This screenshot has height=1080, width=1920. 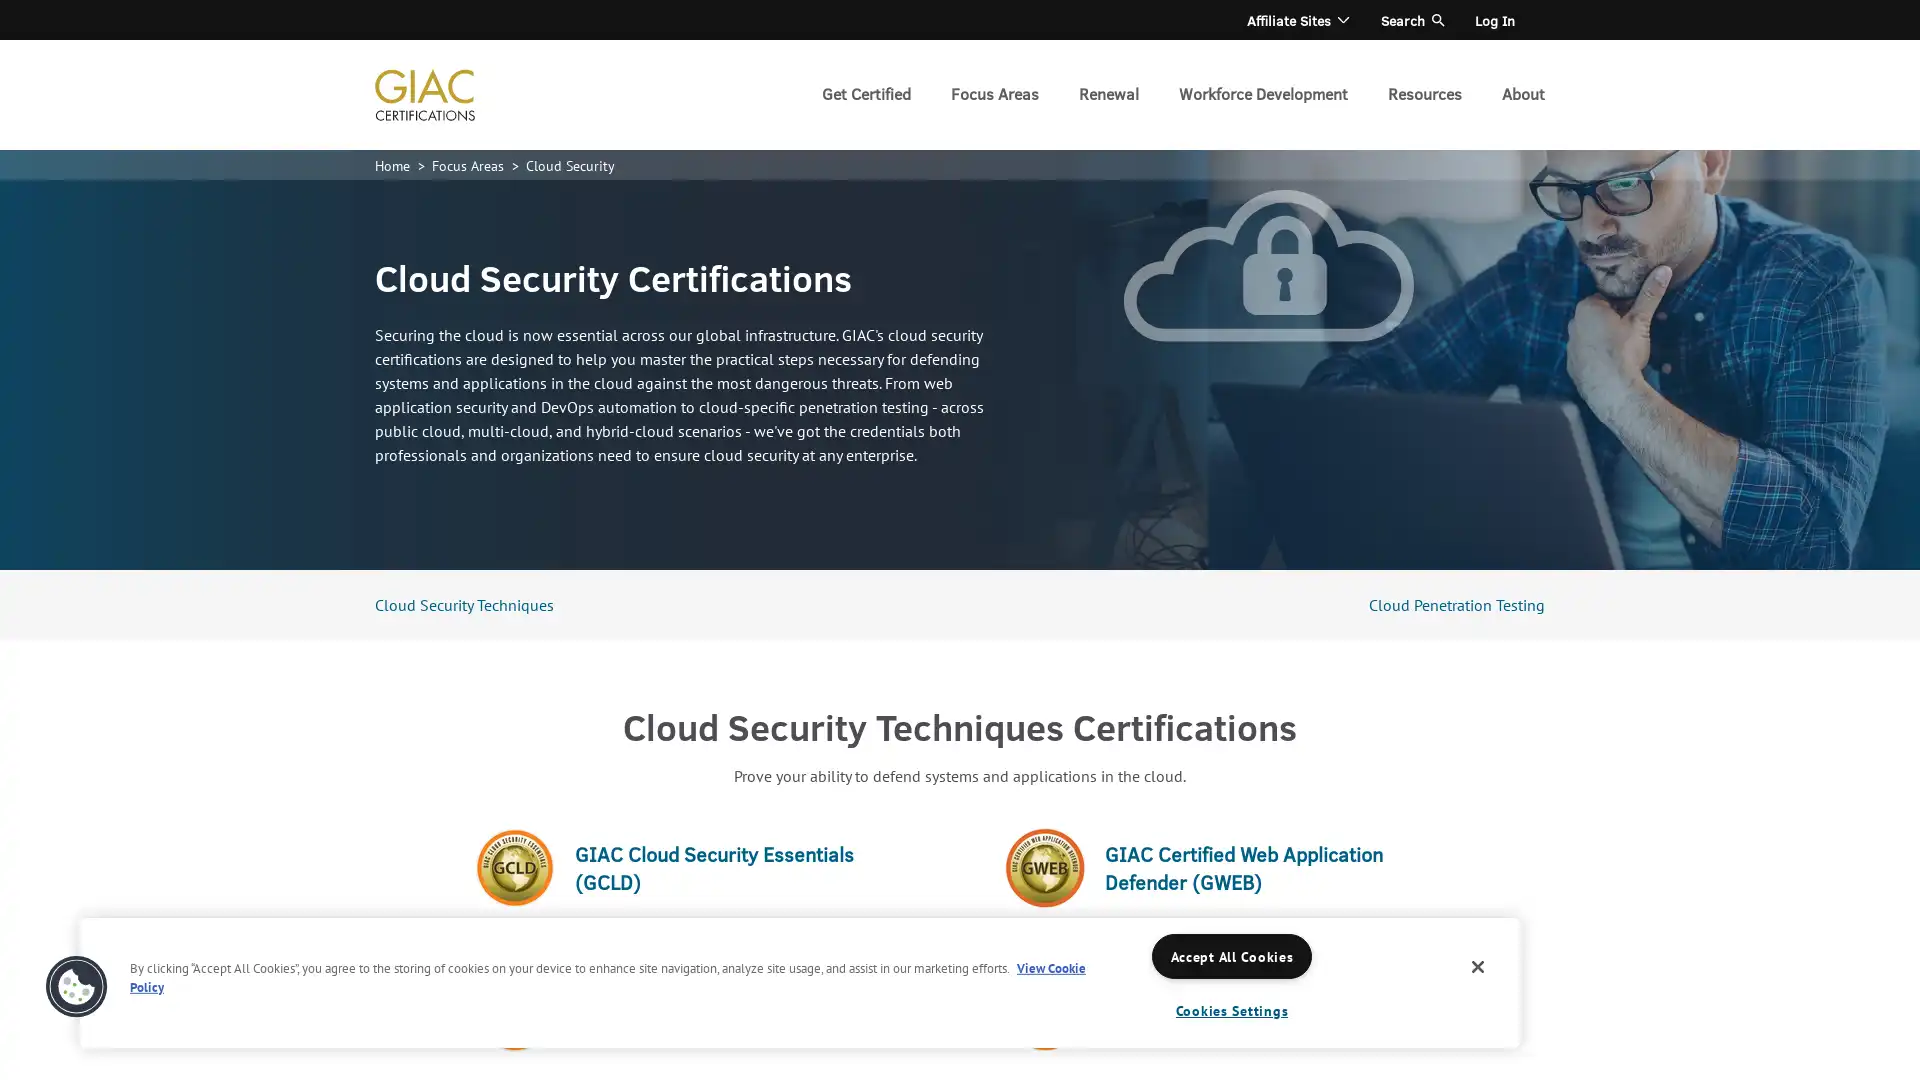 What do you see at coordinates (76, 986) in the screenshot?
I see `Cookies` at bounding box center [76, 986].